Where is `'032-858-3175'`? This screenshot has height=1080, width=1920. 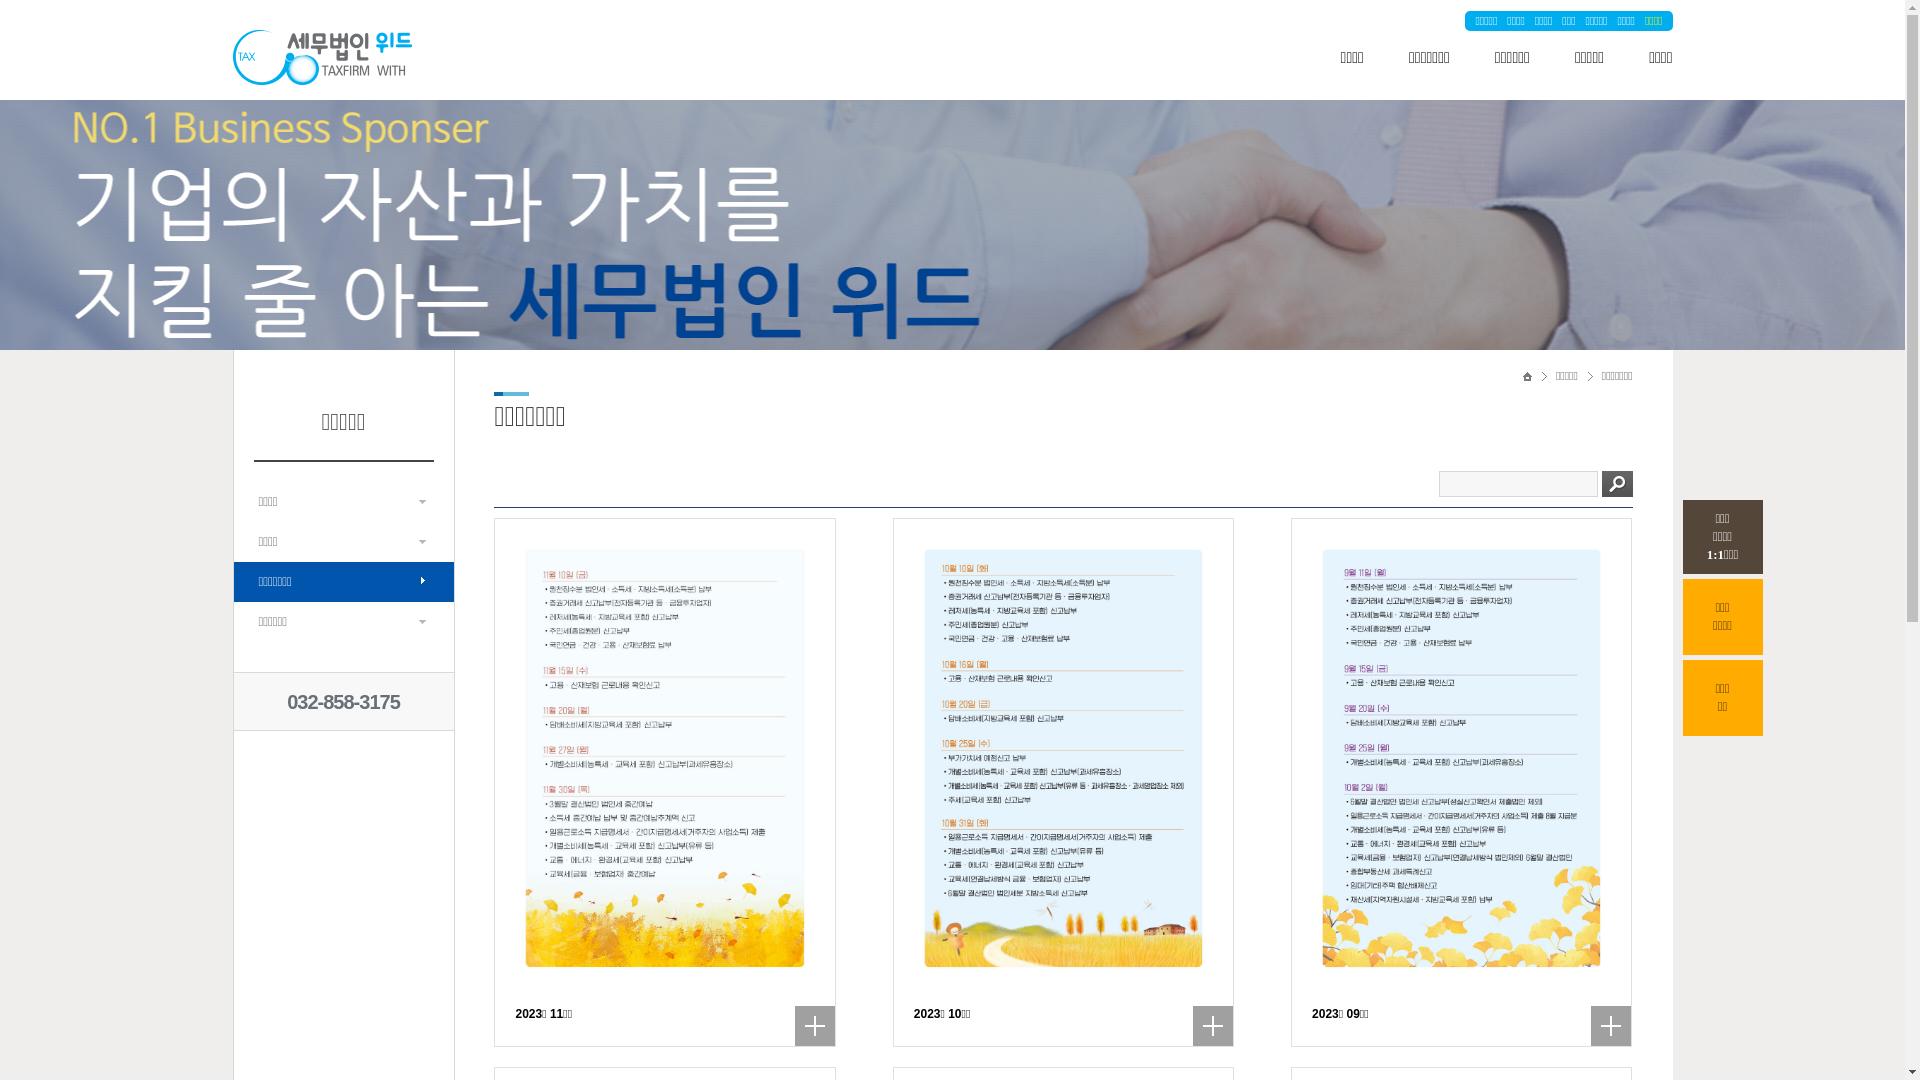 '032-858-3175' is located at coordinates (343, 701).